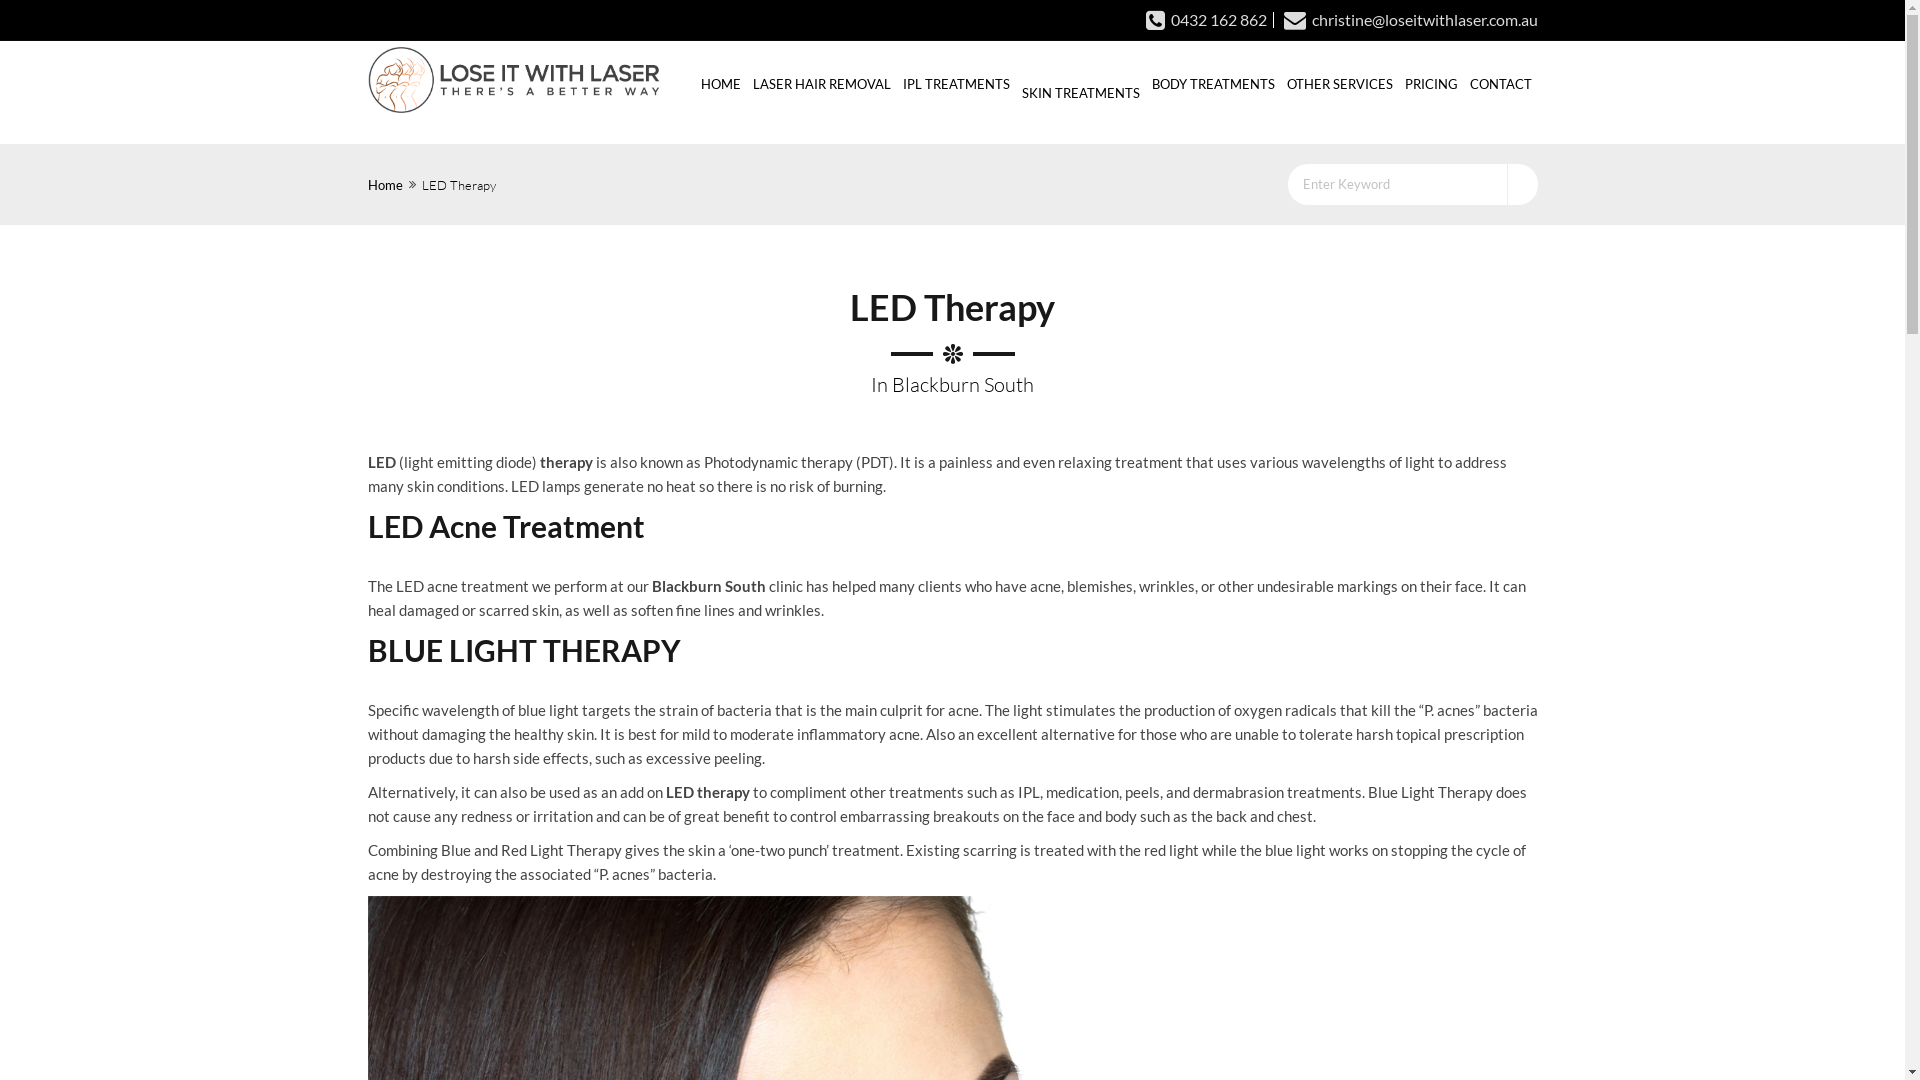 This screenshot has width=1920, height=1080. What do you see at coordinates (720, 82) in the screenshot?
I see `'HOME'` at bounding box center [720, 82].